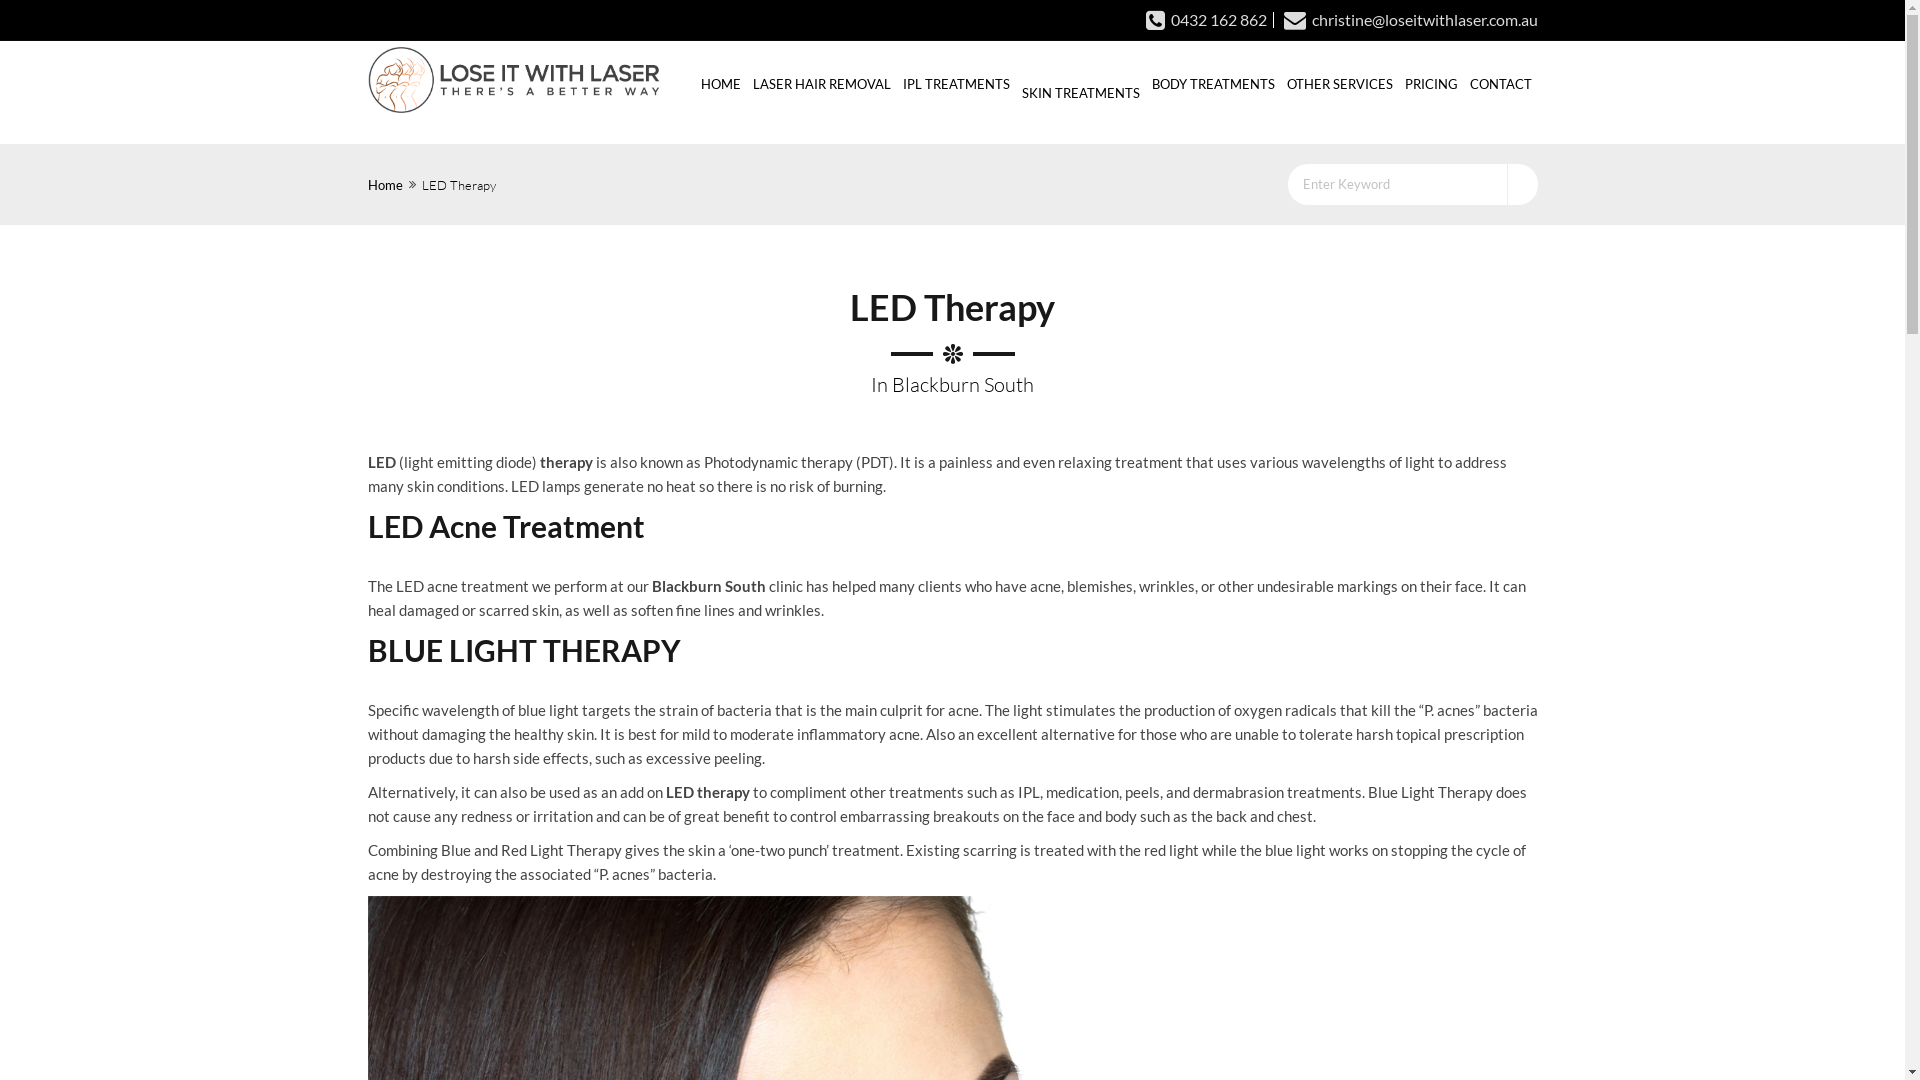 This screenshot has width=1920, height=1080. What do you see at coordinates (720, 82) in the screenshot?
I see `'HOME'` at bounding box center [720, 82].